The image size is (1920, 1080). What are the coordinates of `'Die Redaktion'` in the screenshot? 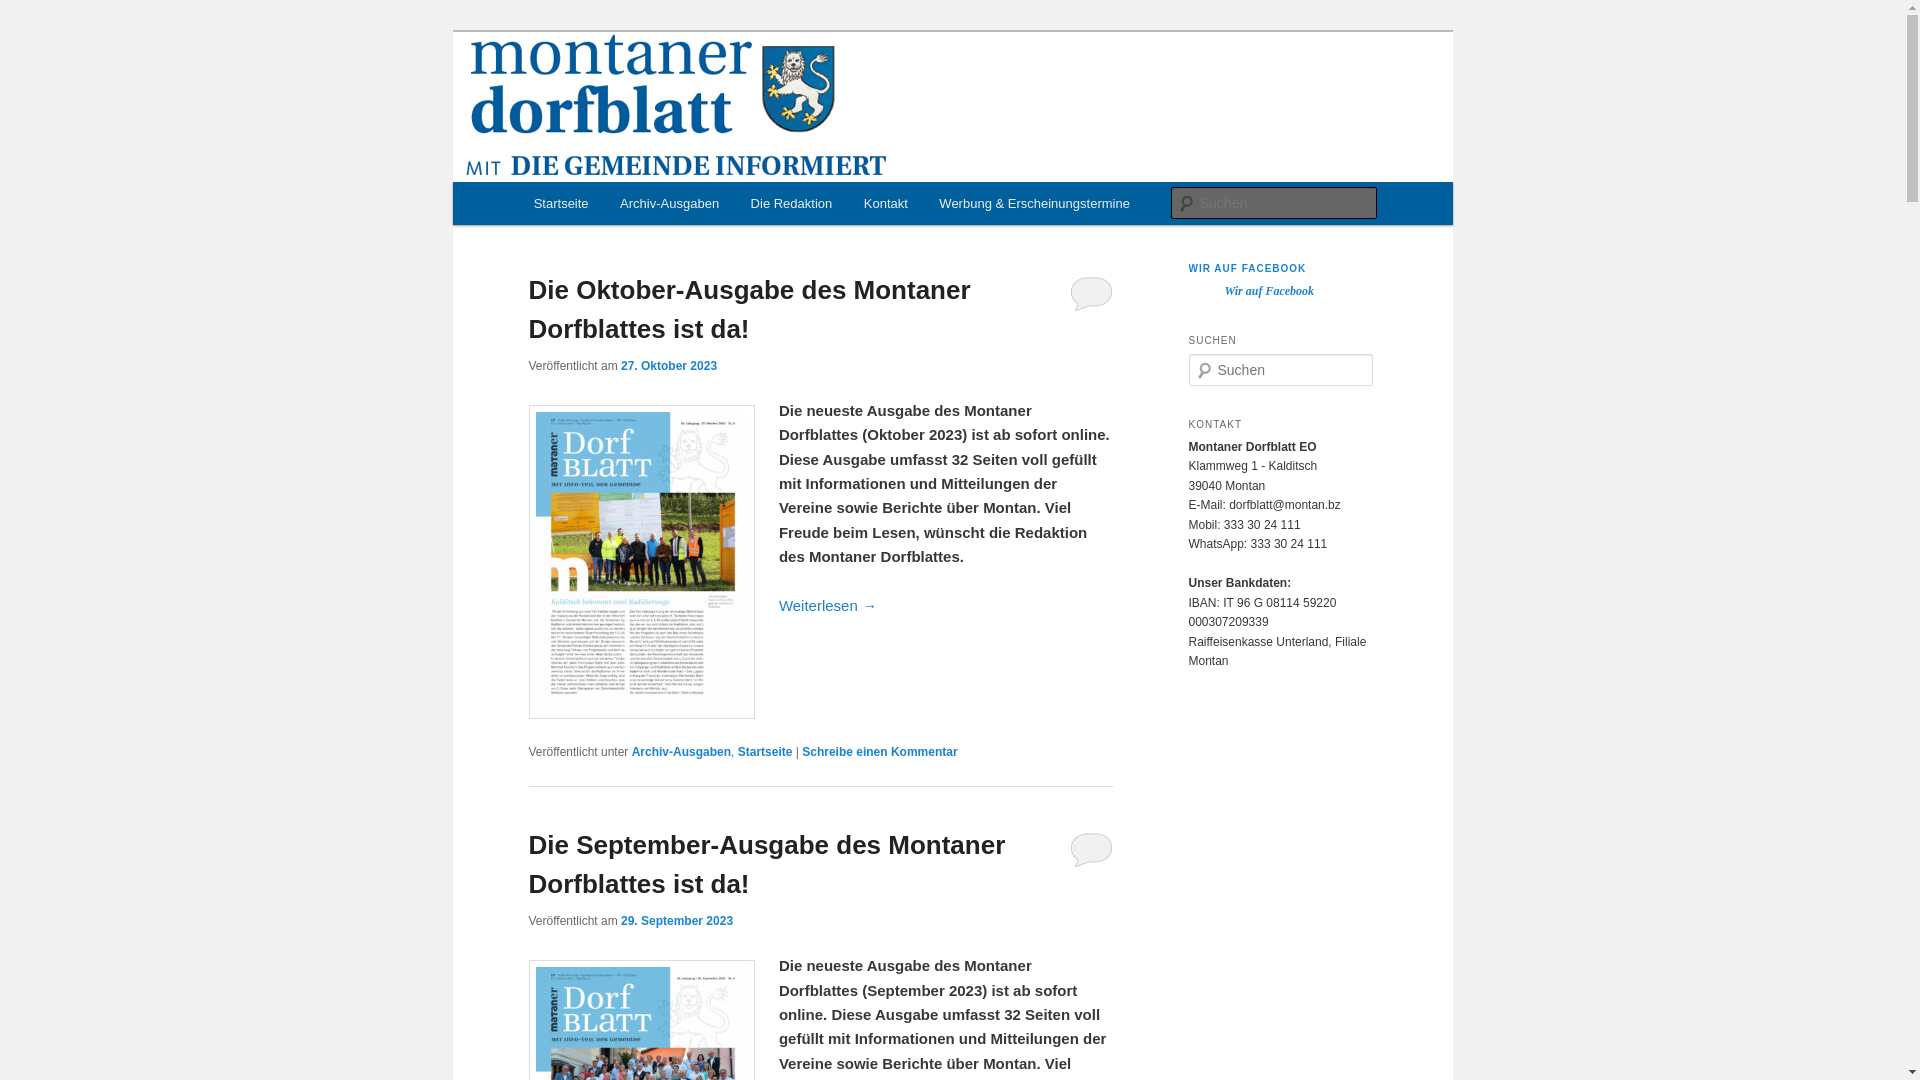 It's located at (733, 203).